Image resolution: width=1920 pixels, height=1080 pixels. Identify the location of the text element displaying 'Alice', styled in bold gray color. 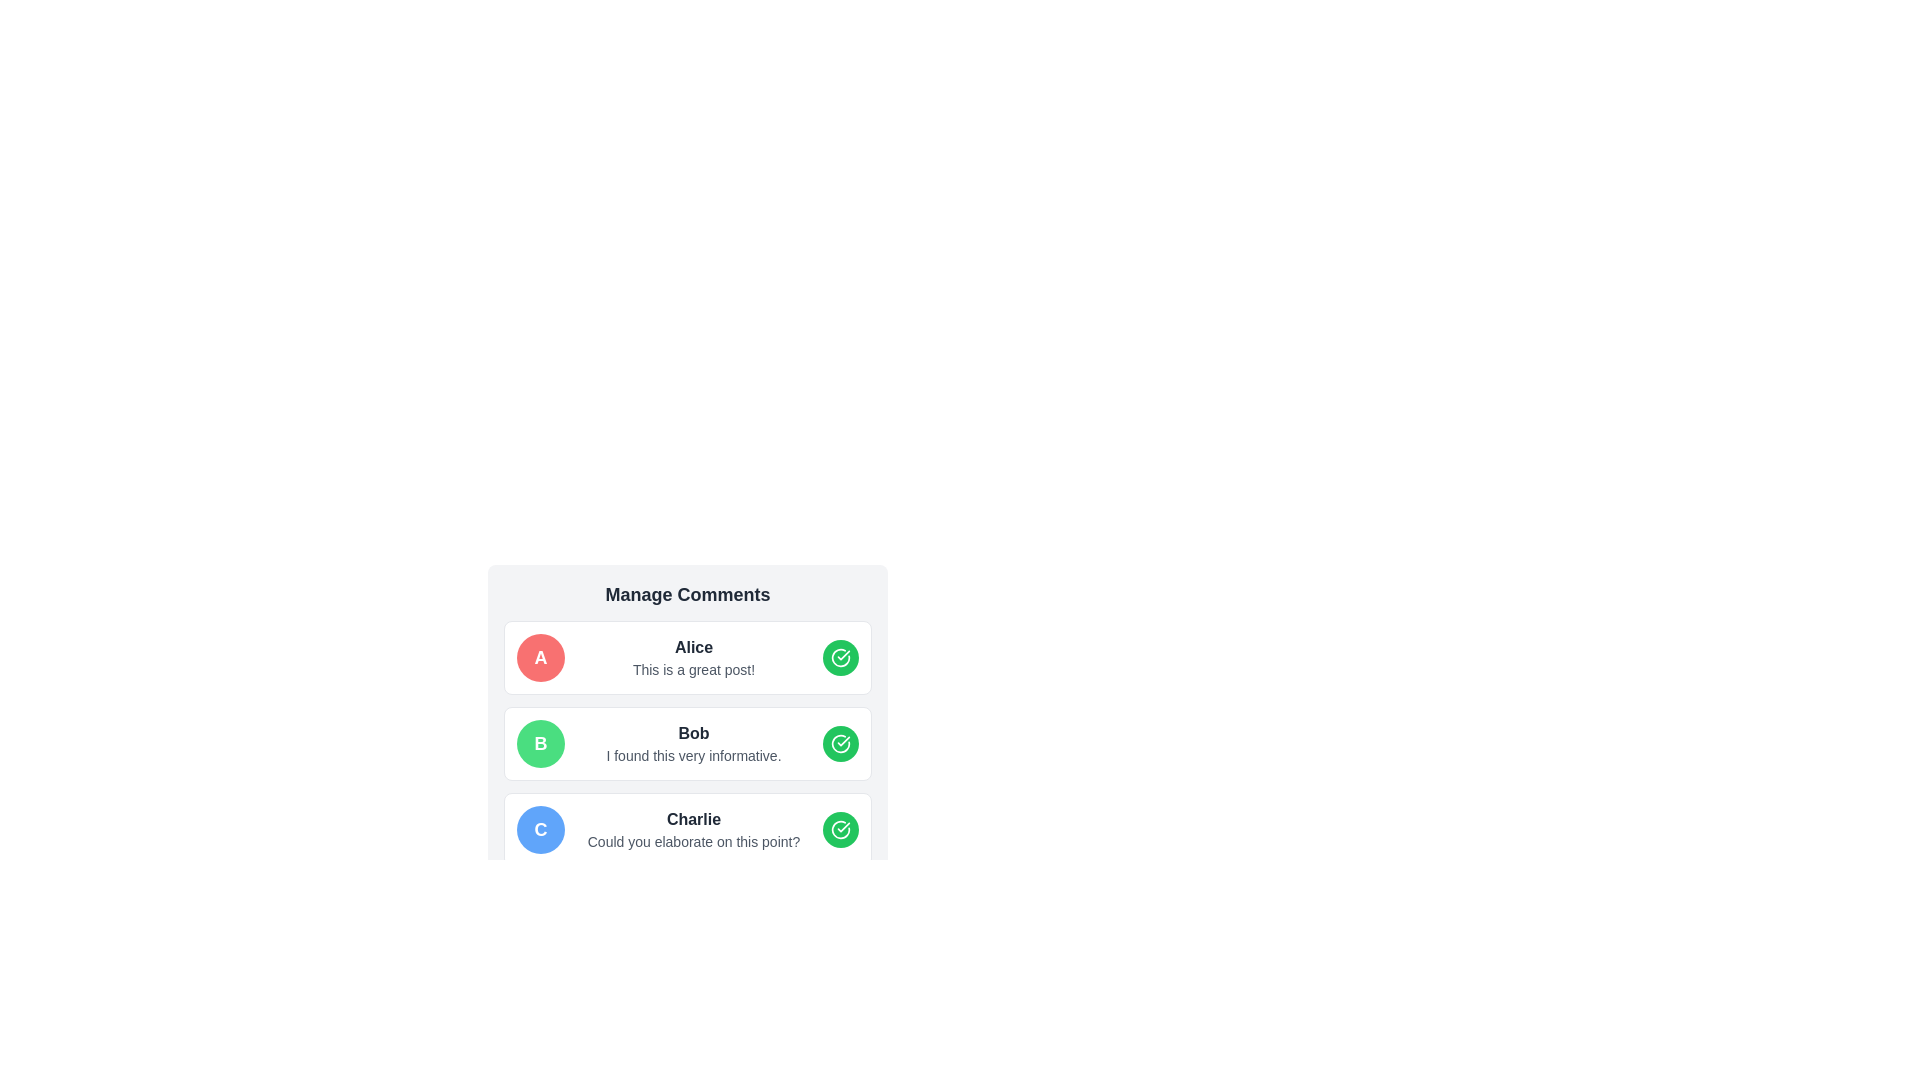
(694, 648).